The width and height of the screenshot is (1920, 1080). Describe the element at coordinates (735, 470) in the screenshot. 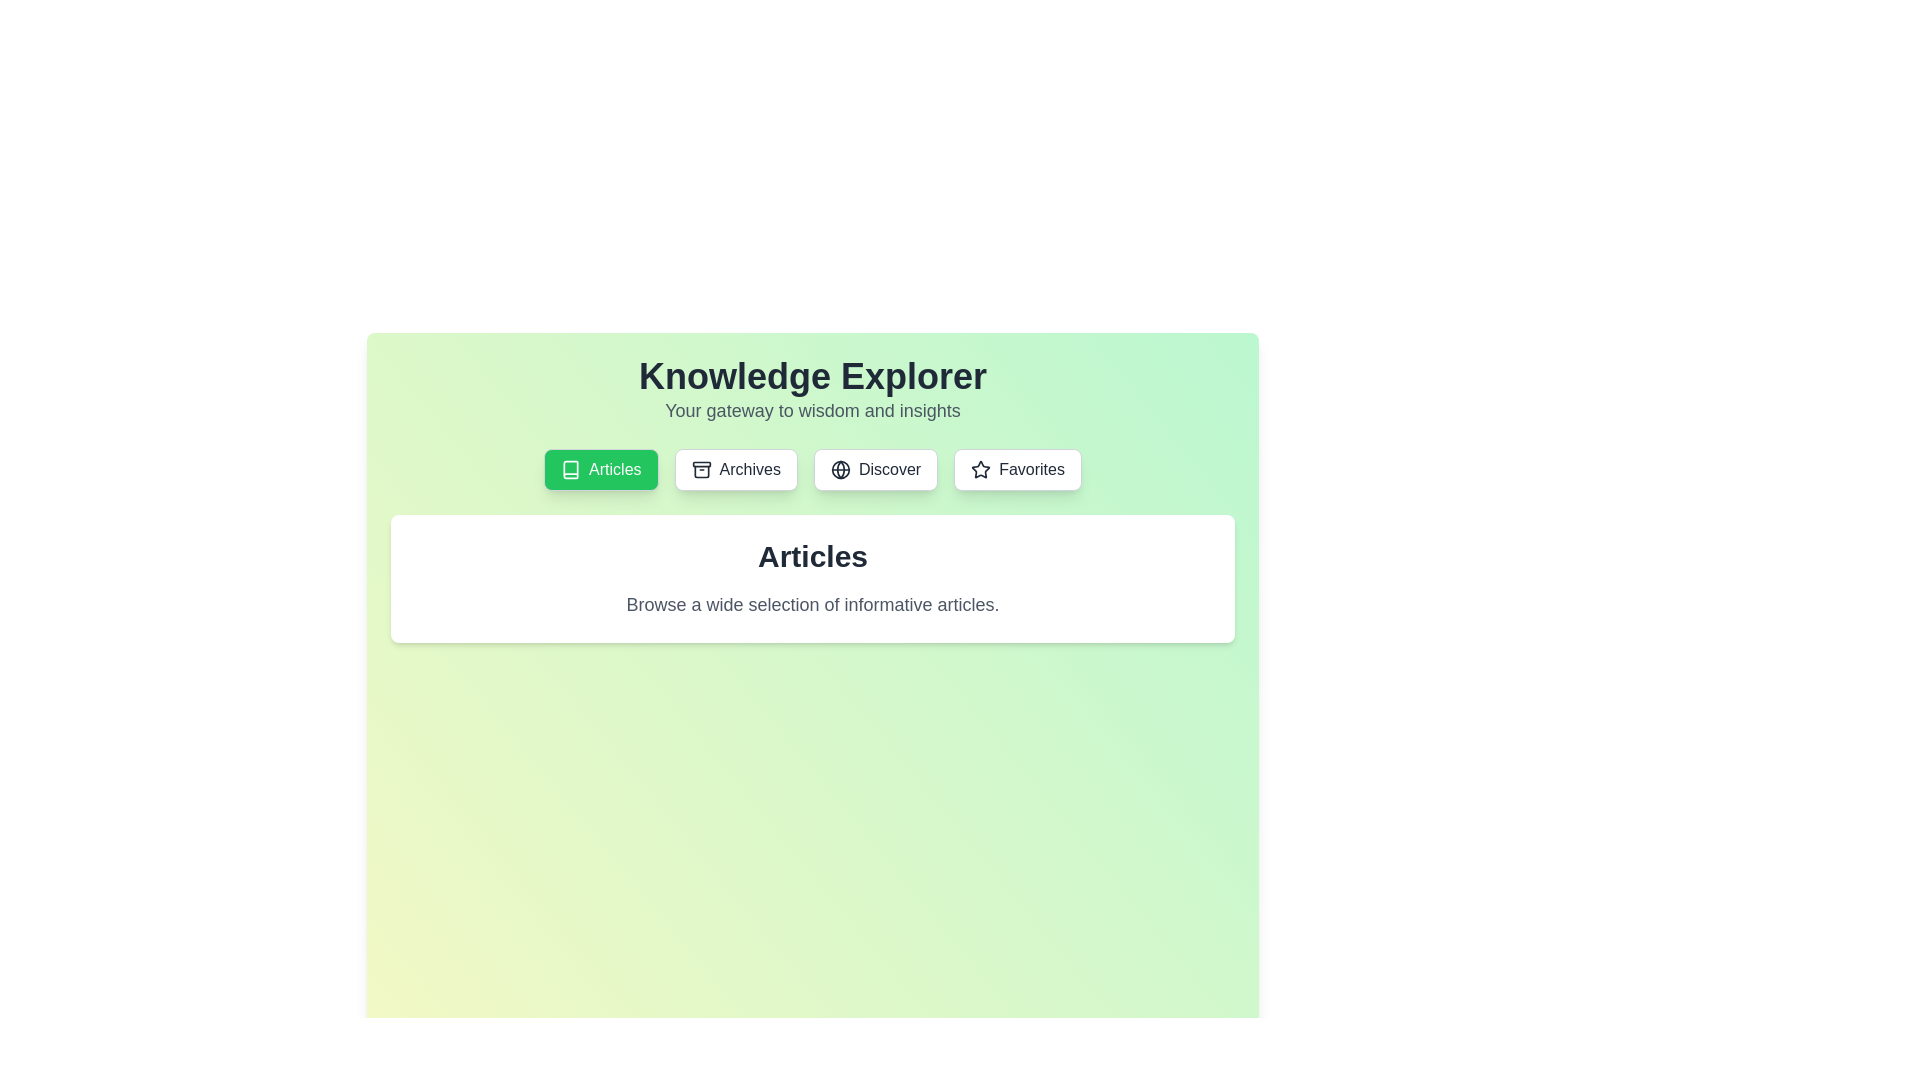

I see `the tab with label Archives` at that location.